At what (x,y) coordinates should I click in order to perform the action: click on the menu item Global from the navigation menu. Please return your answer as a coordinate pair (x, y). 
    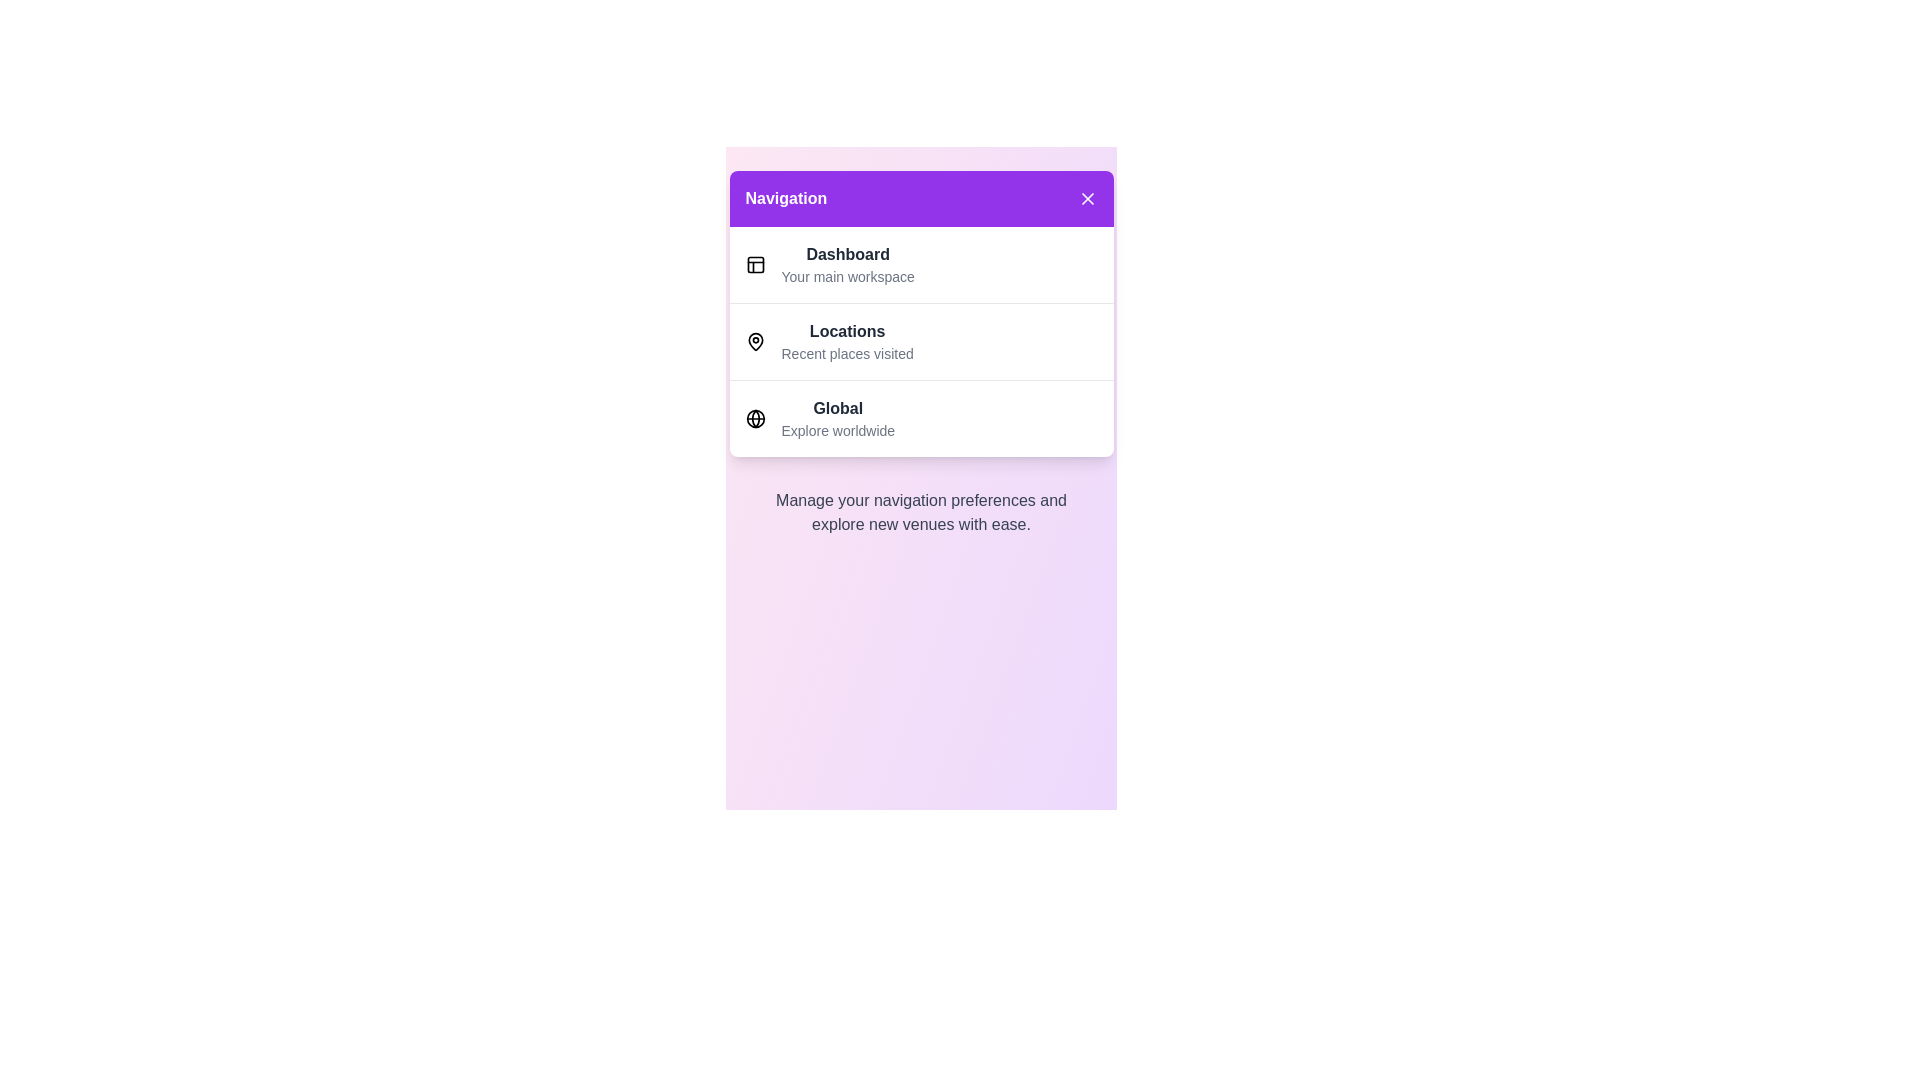
    Looking at the image, I should click on (849, 416).